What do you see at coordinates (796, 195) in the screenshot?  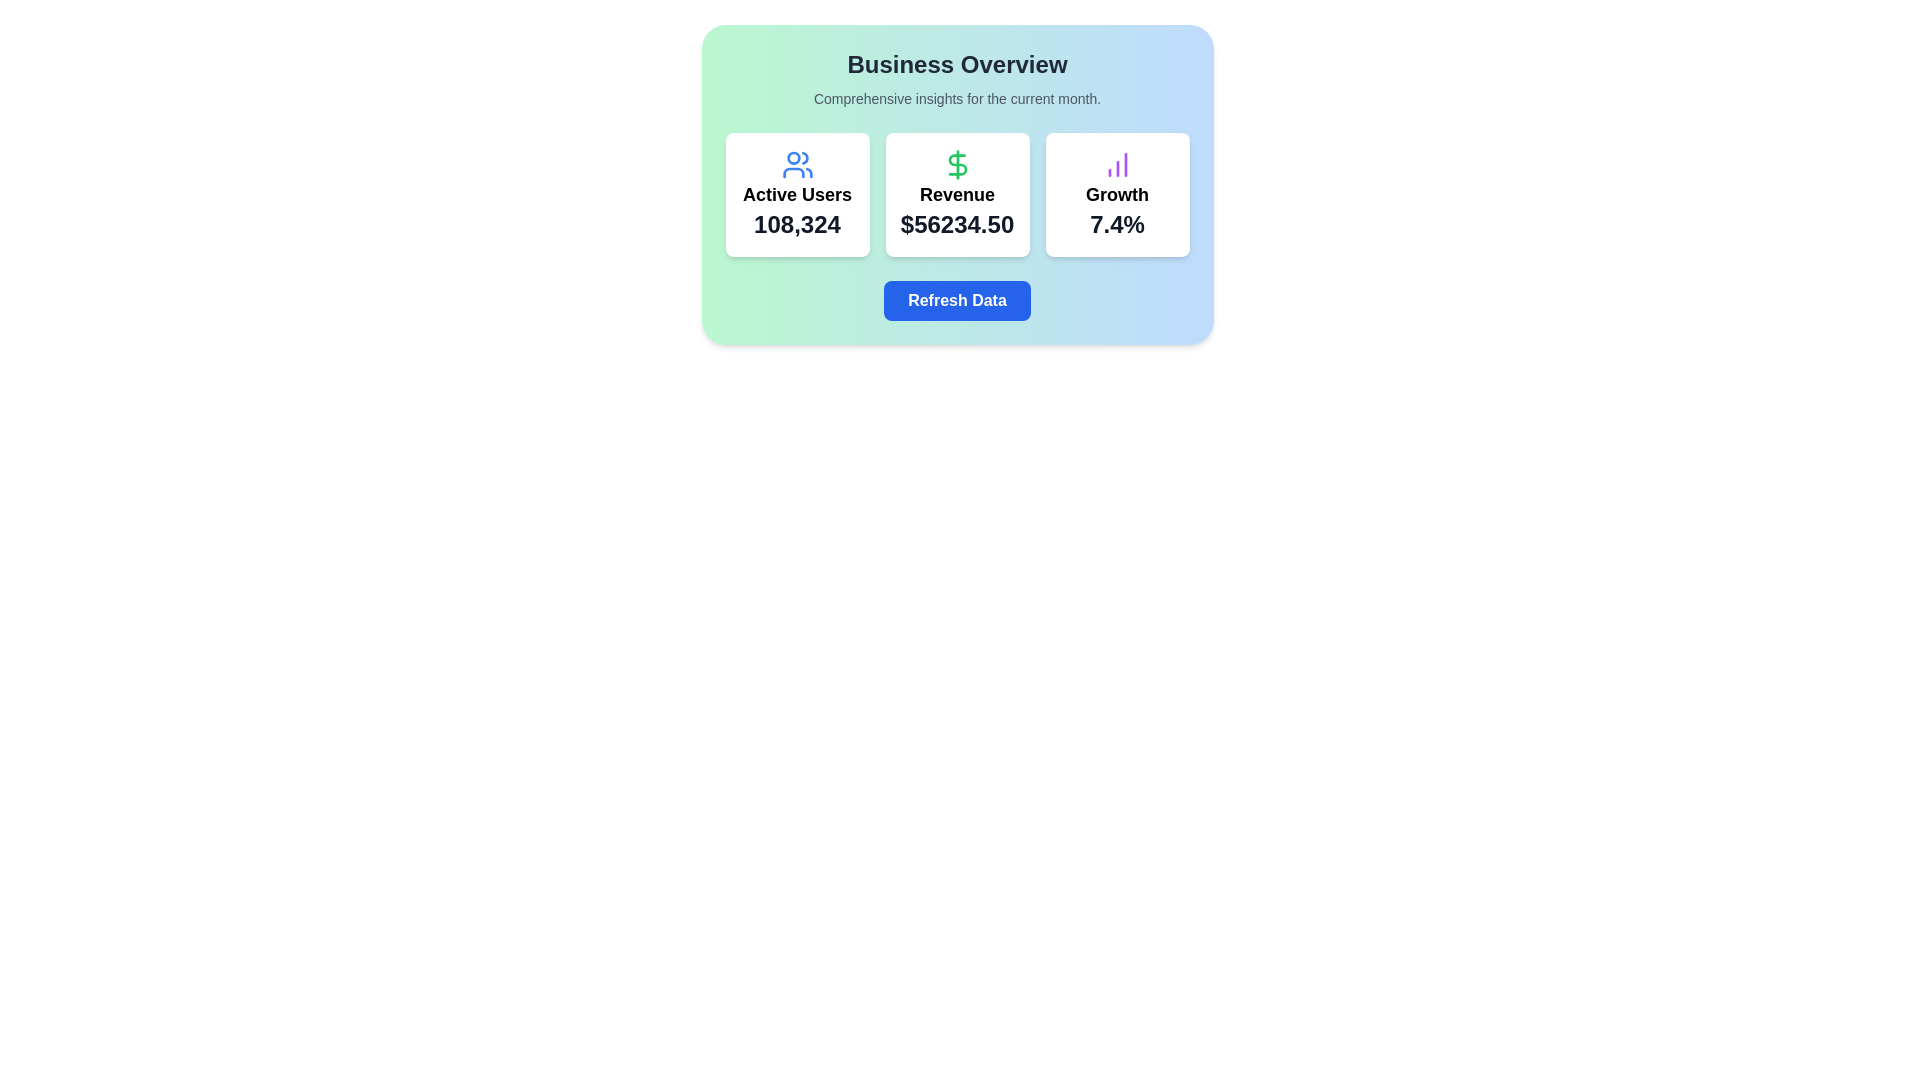 I see `the Information card displaying the number of active users` at bounding box center [796, 195].